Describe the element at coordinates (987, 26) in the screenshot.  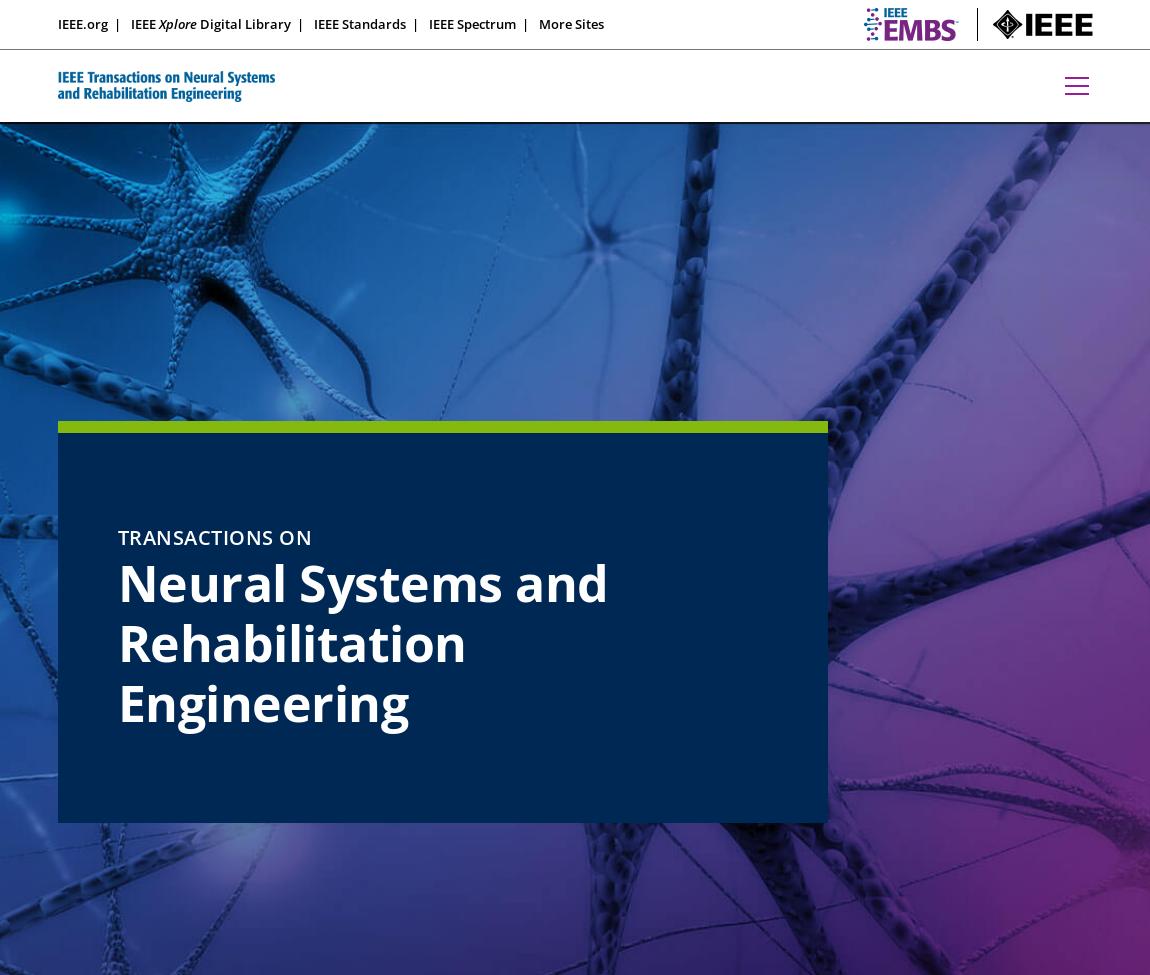
I see `'embs.org'` at that location.